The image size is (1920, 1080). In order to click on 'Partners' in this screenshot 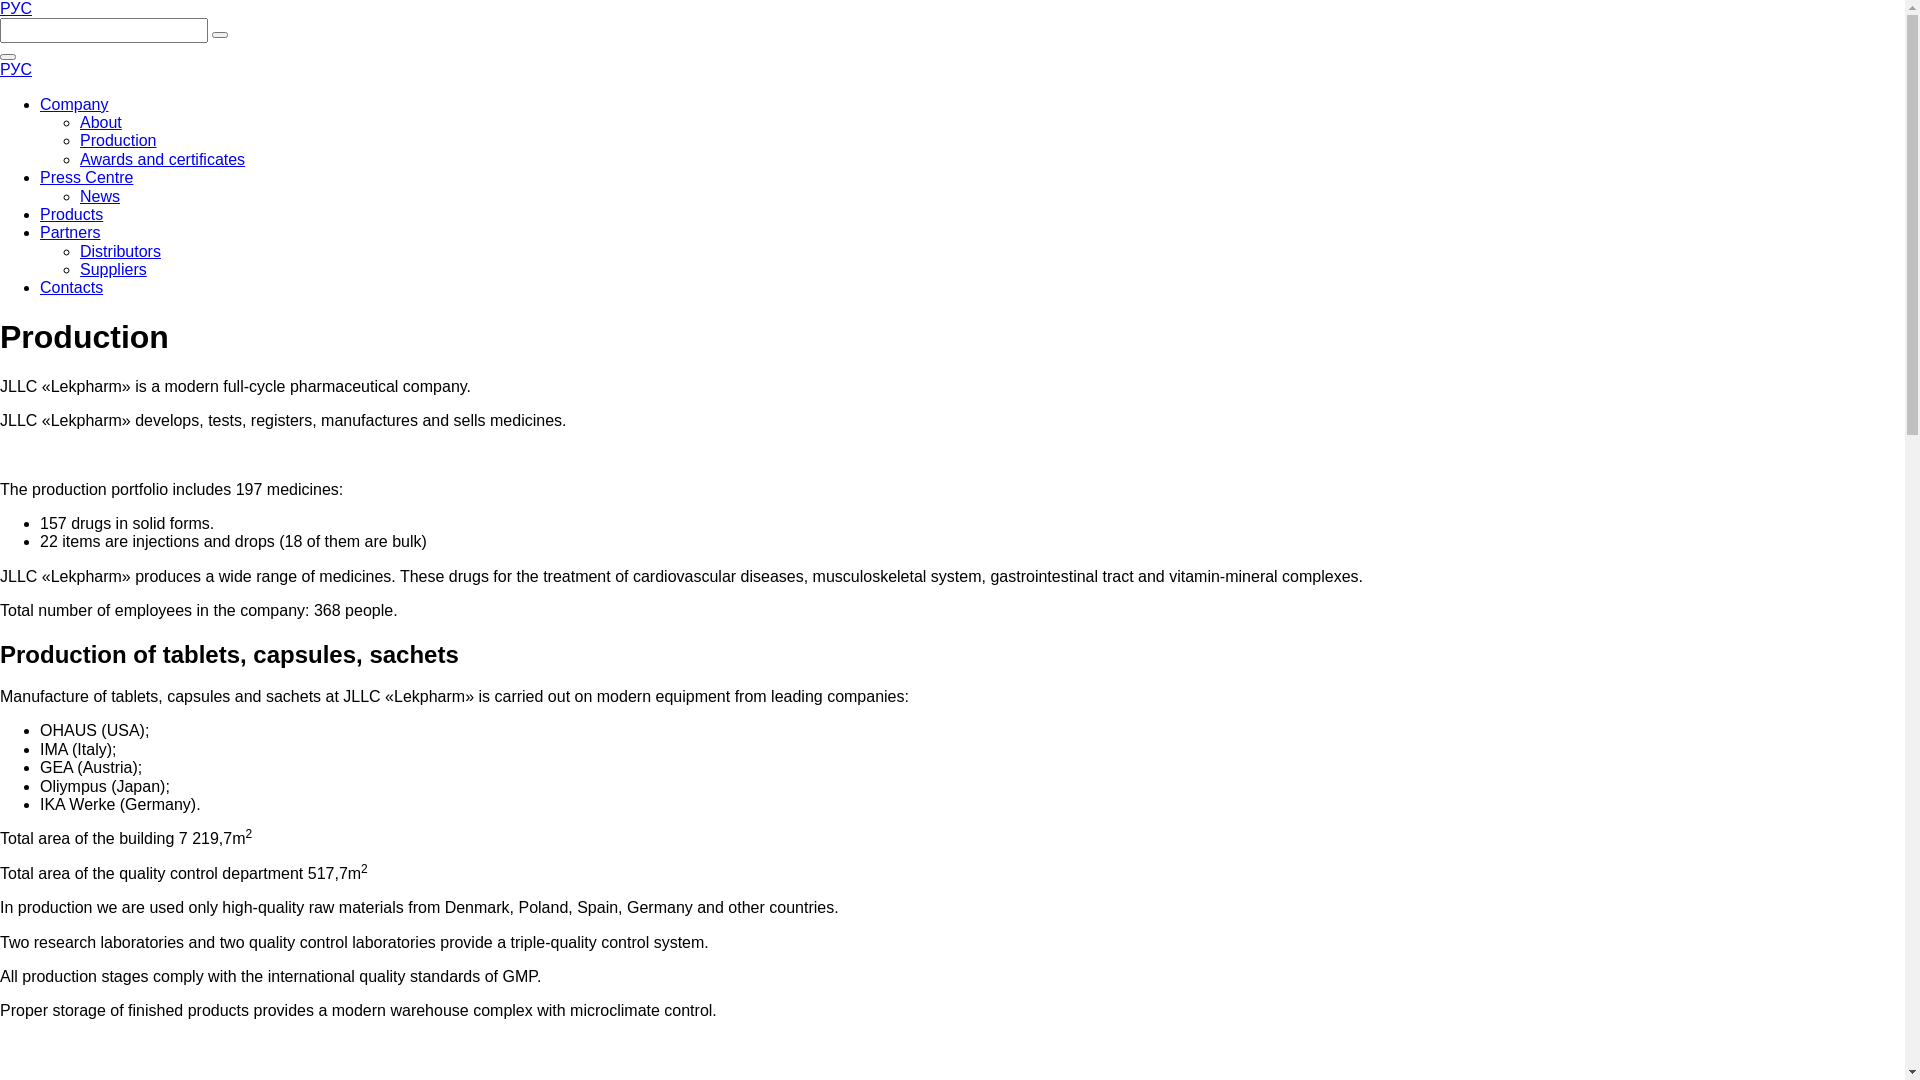, I will do `click(70, 231)`.